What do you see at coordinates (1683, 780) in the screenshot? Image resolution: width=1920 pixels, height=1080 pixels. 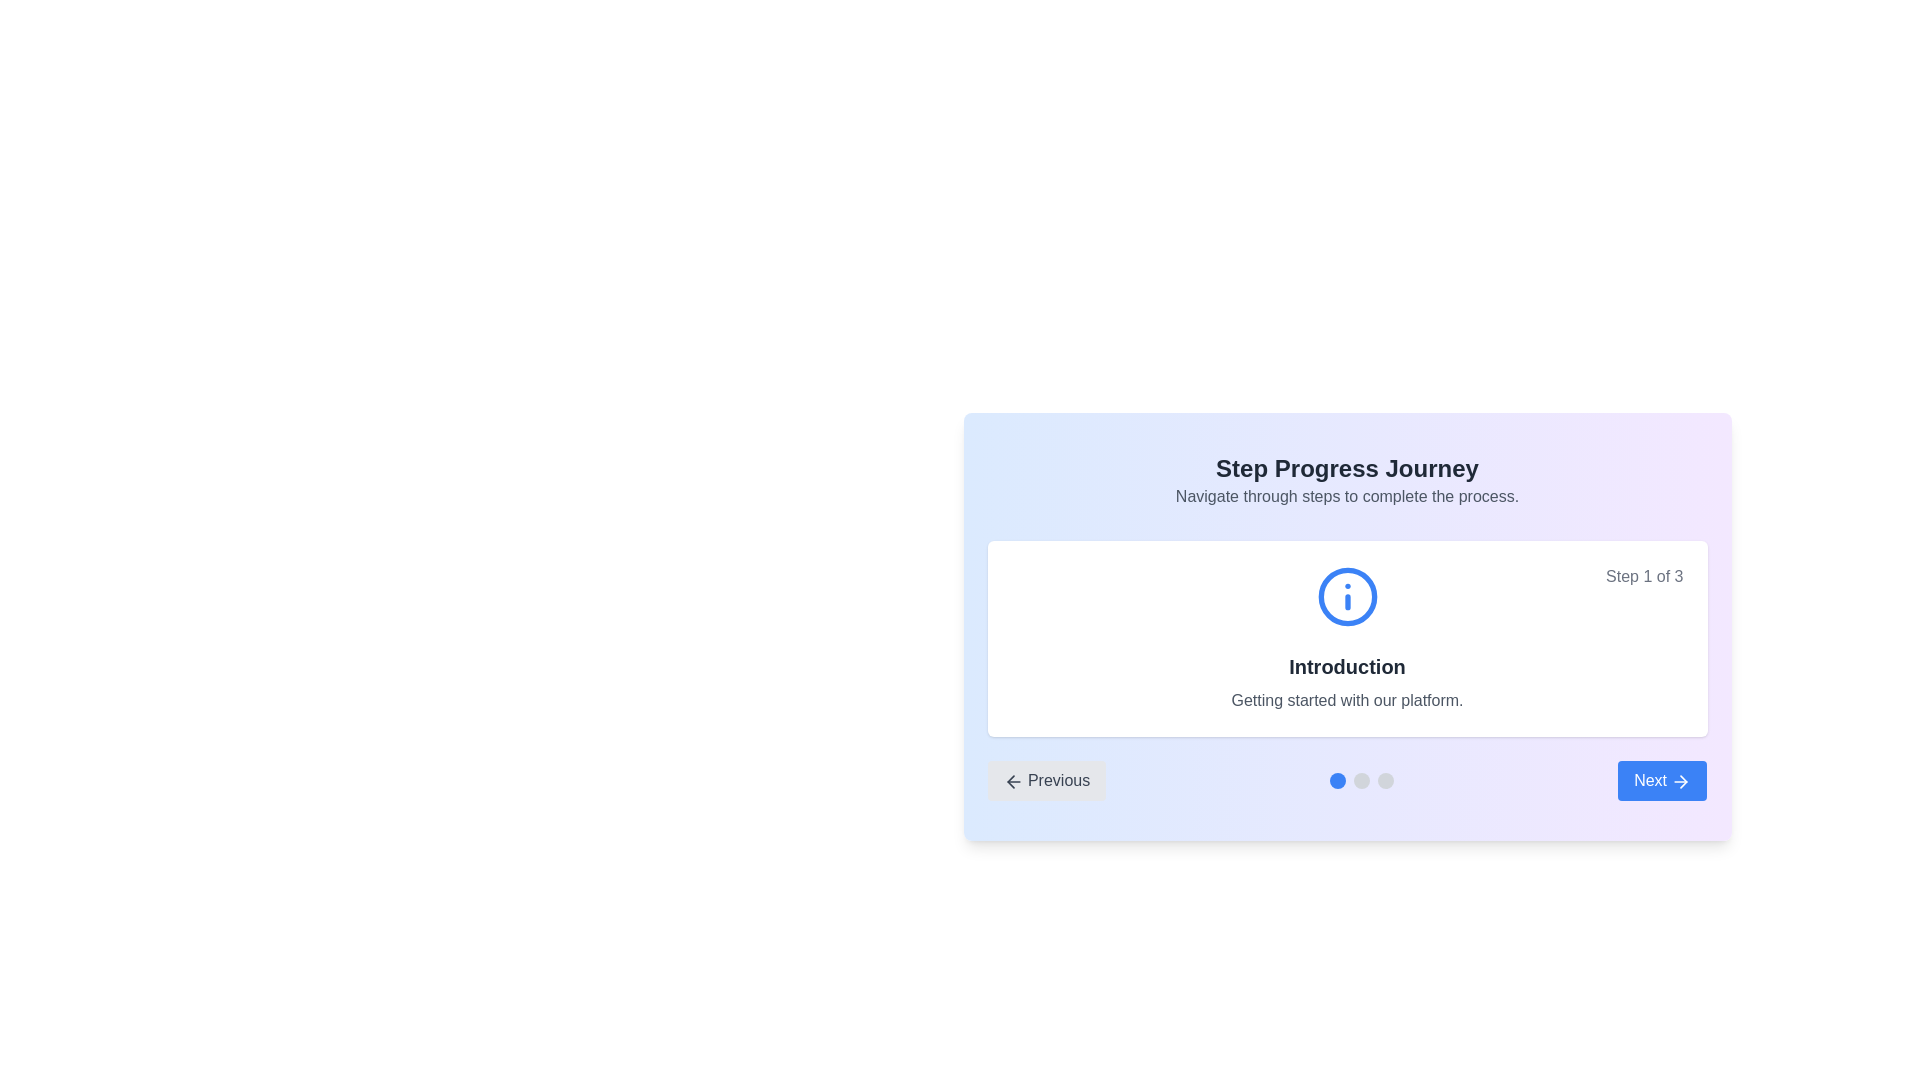 I see `the small right-pointing chevron icon within the 'Next' button located at the bottom-right corner of the step-progress interface` at bounding box center [1683, 780].